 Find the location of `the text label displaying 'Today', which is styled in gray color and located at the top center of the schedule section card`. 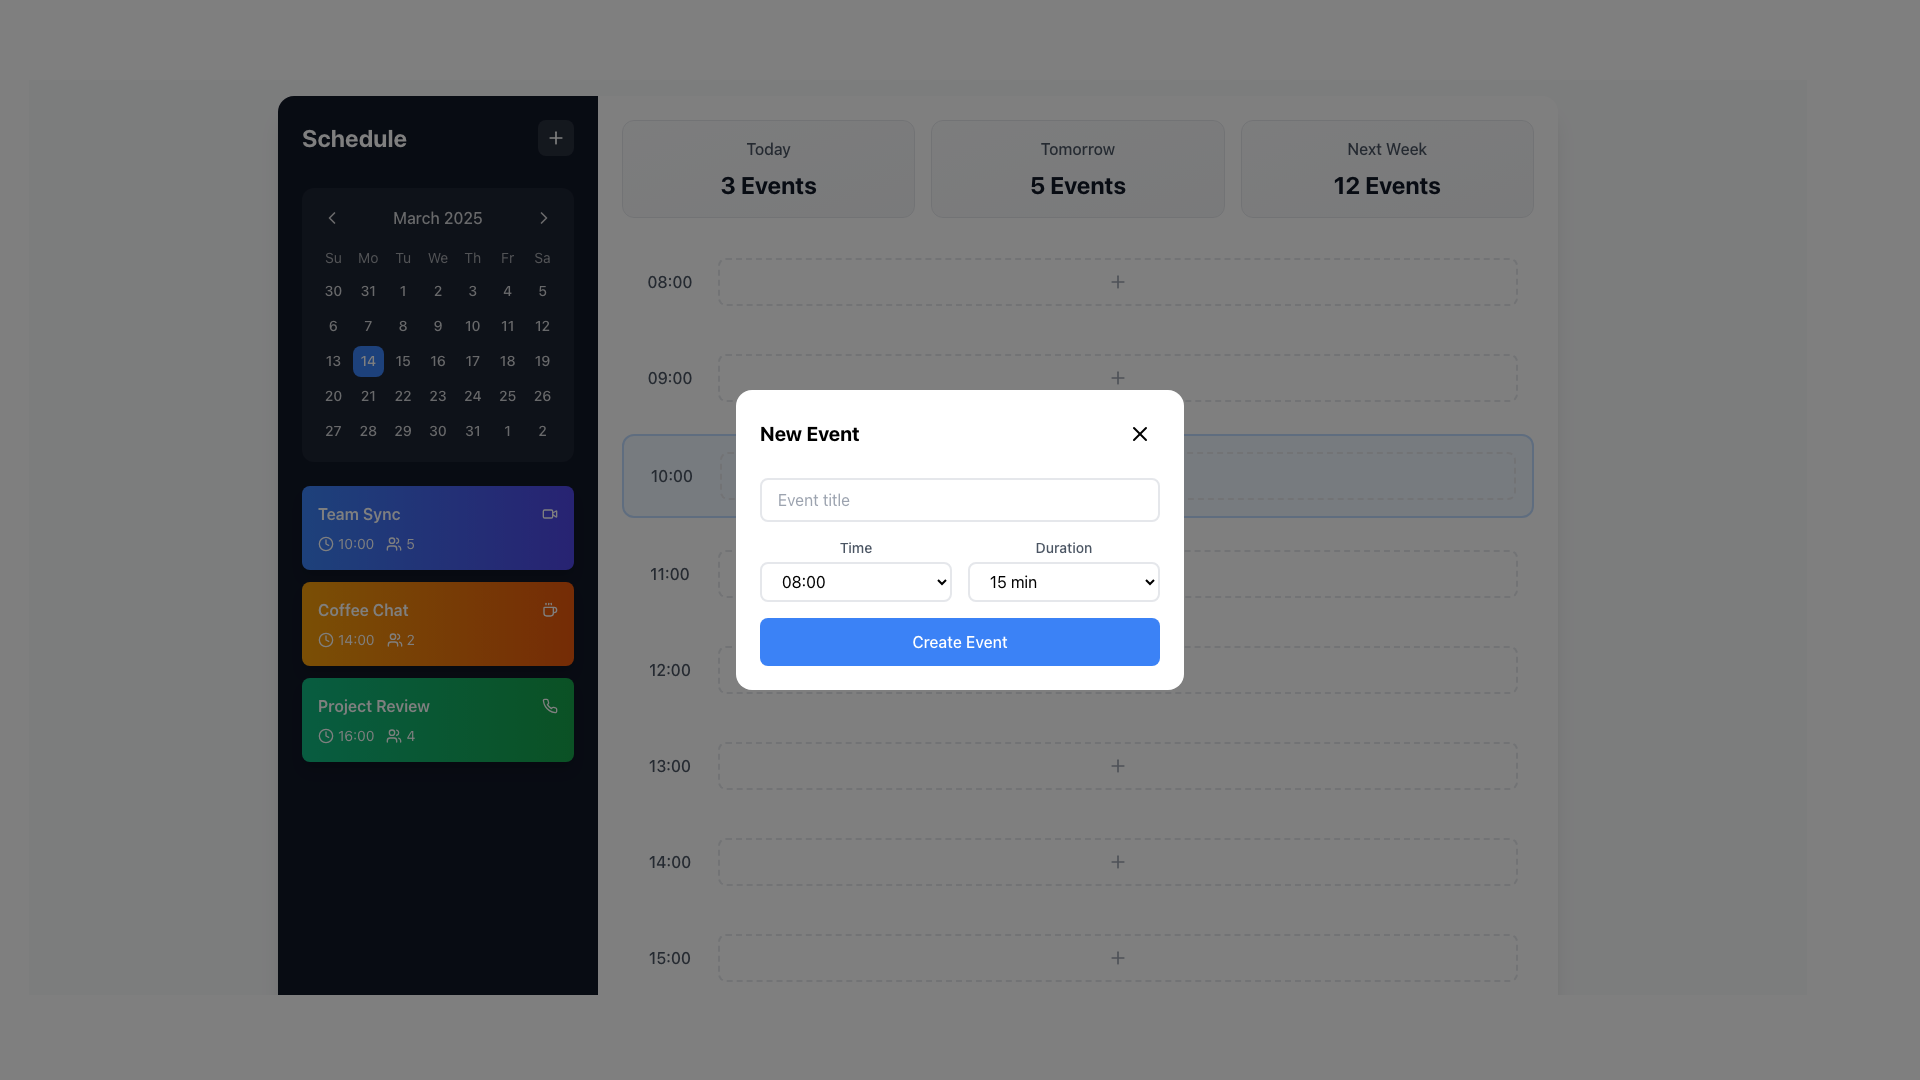

the text label displaying 'Today', which is styled in gray color and located at the top center of the schedule section card is located at coordinates (767, 148).